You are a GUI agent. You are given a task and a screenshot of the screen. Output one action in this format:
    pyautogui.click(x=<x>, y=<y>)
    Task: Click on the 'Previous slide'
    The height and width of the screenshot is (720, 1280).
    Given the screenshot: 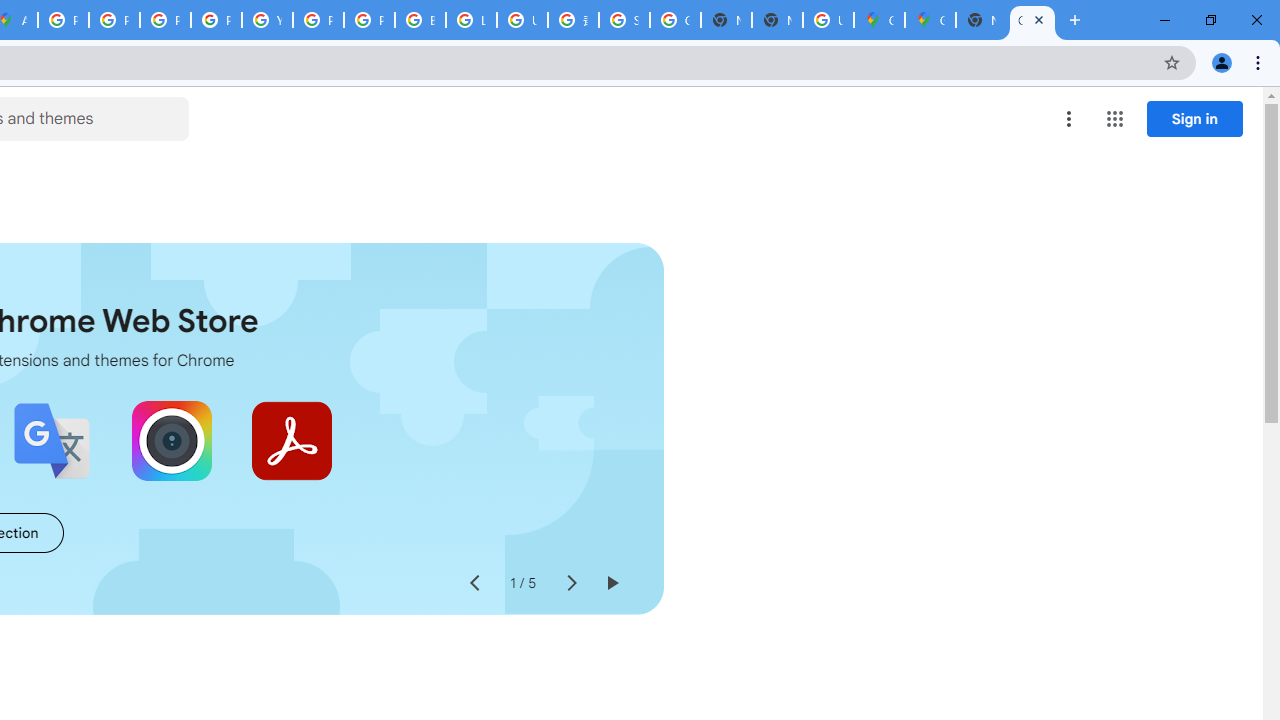 What is the action you would take?
    pyautogui.click(x=473, y=583)
    